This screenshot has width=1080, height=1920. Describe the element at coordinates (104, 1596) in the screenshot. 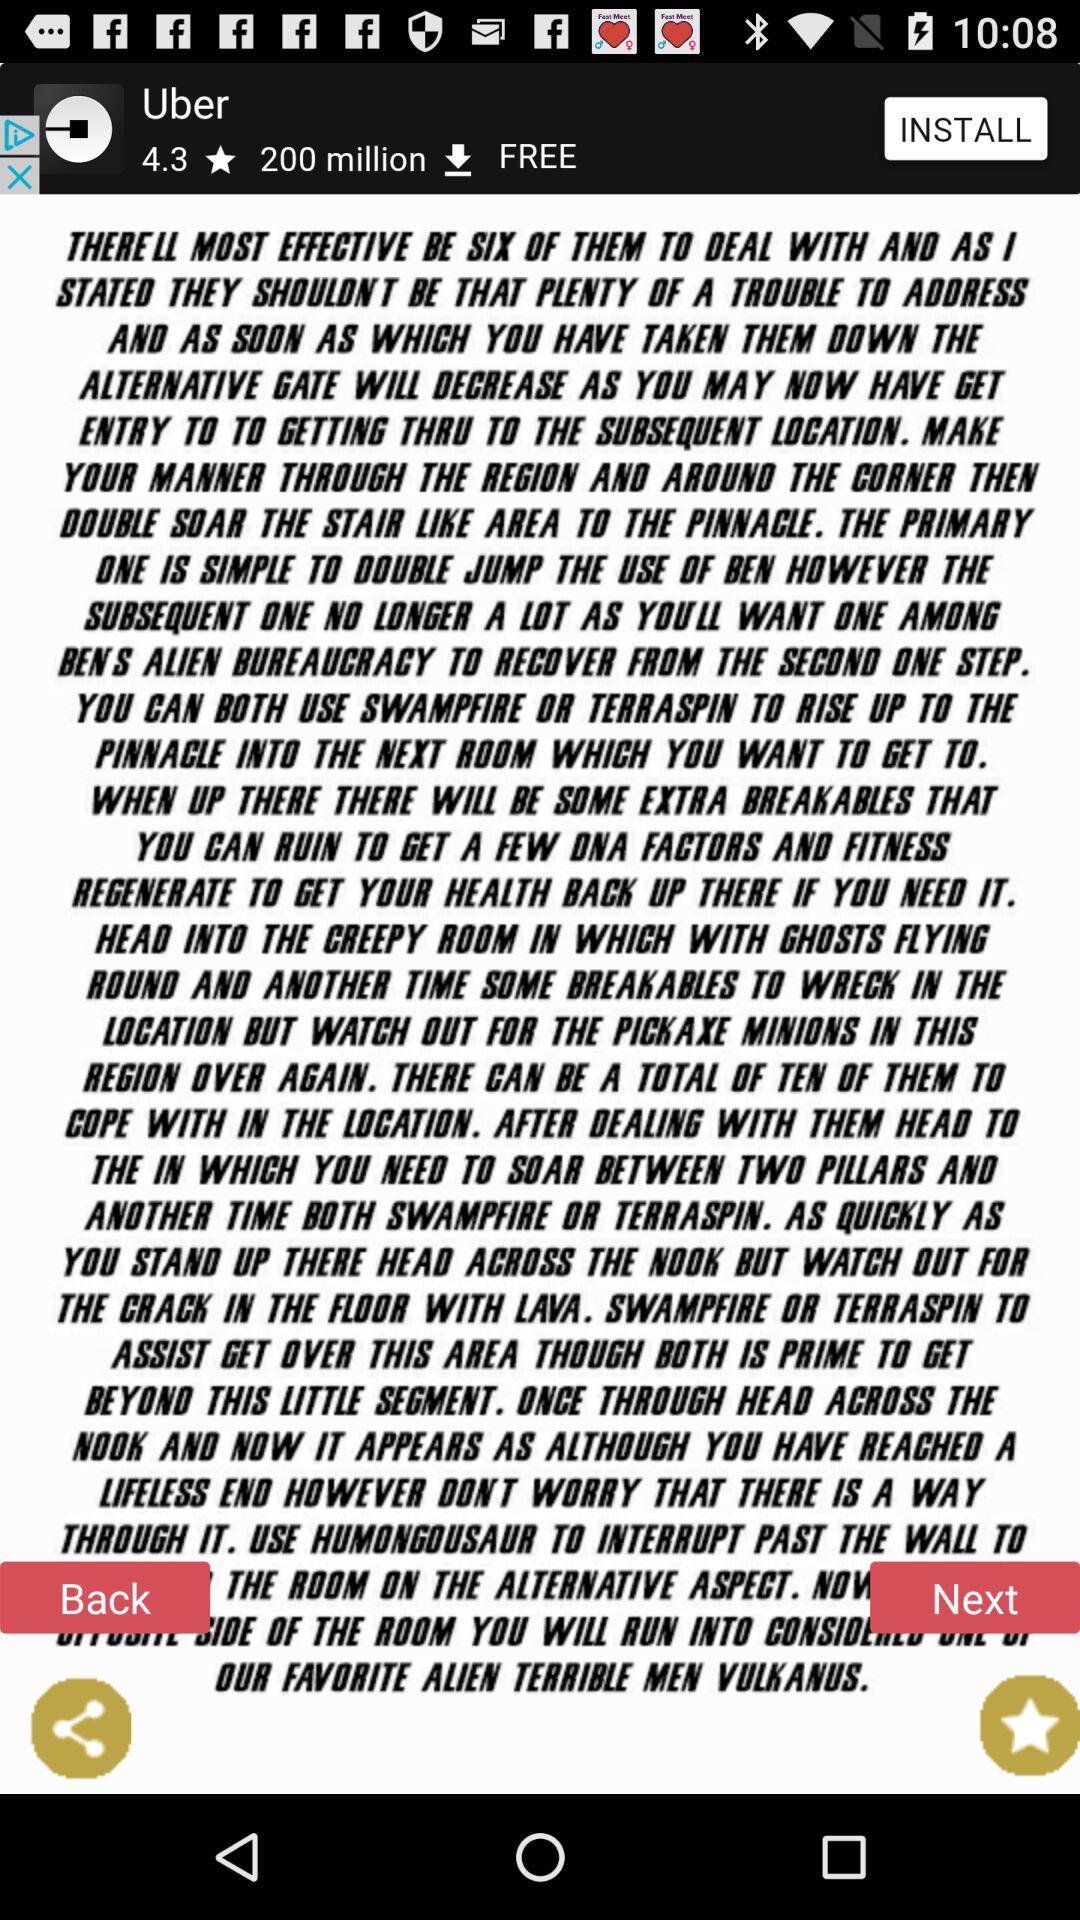

I see `the button next to the next icon` at that location.